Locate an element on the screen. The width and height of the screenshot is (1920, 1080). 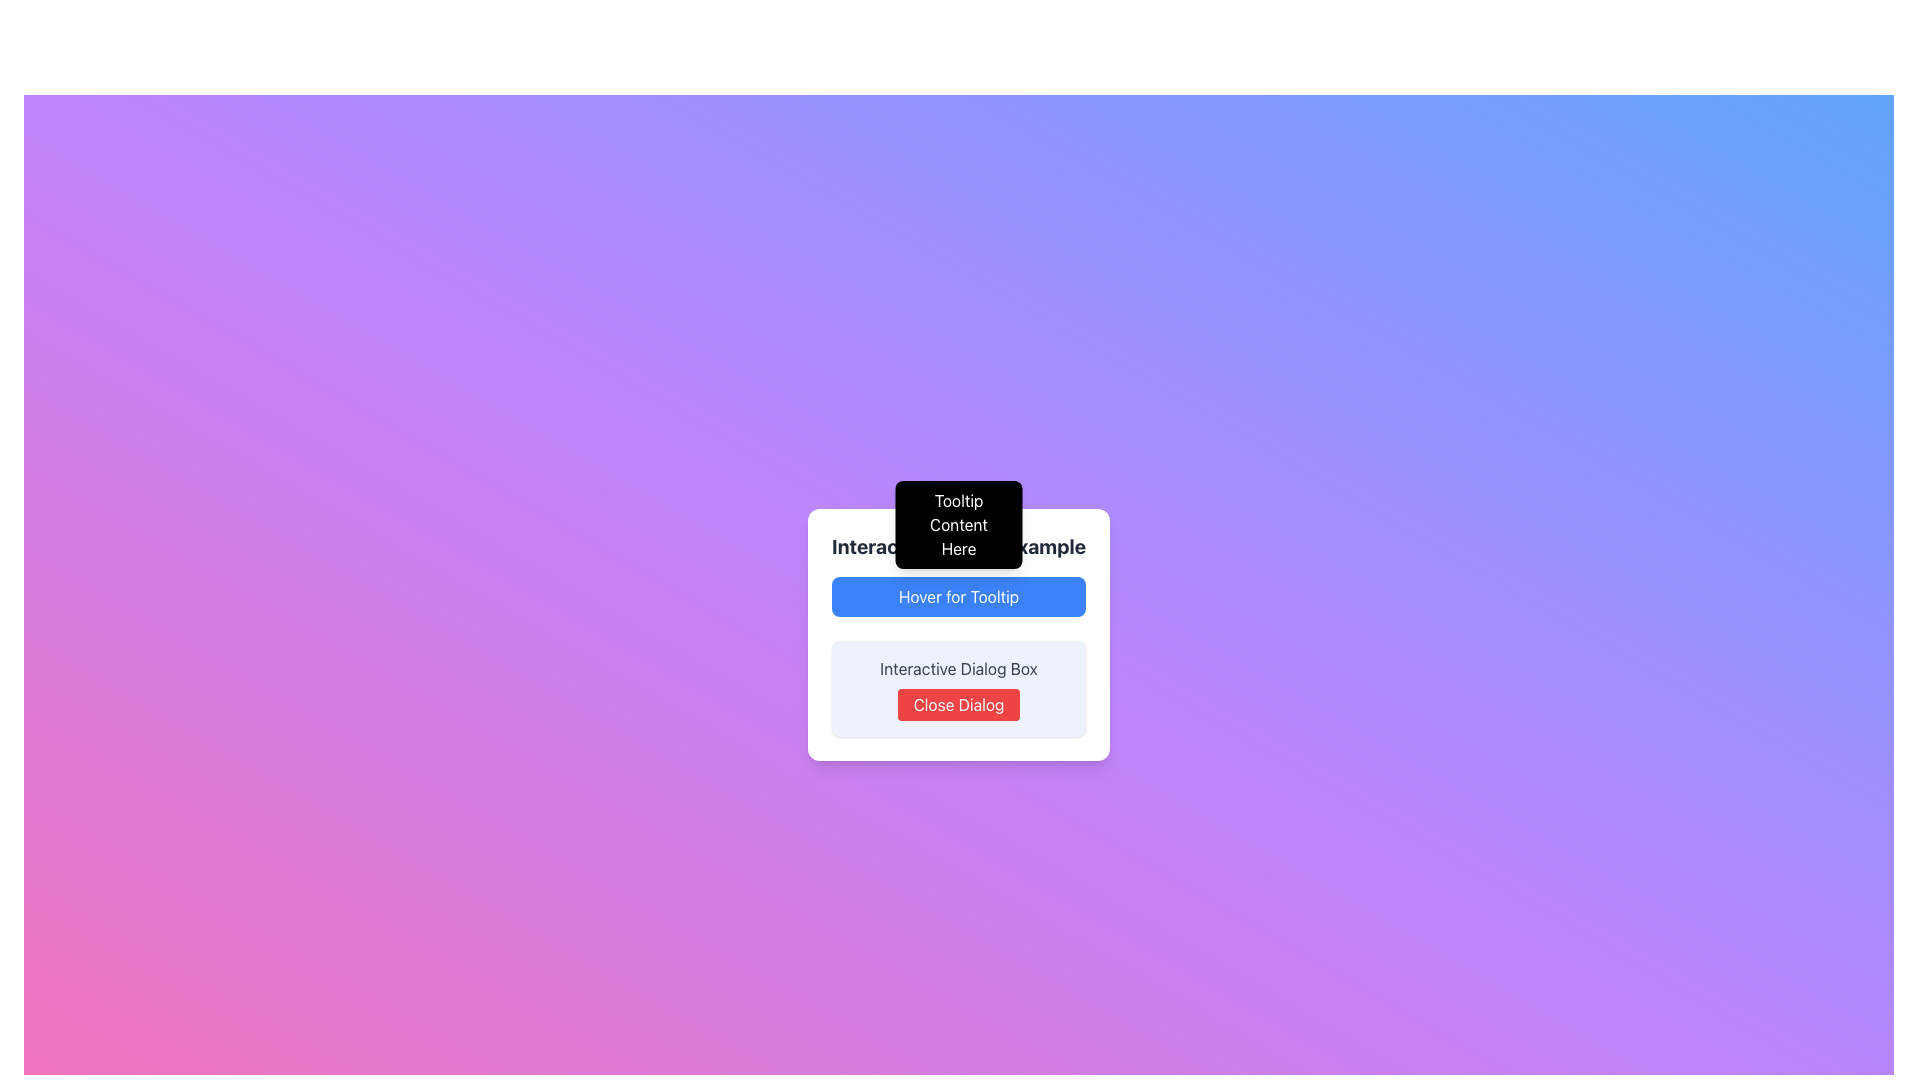
the close button located in the bottom section of the dialog box that dismisses it, to observe its hover effect is located at coordinates (958, 704).